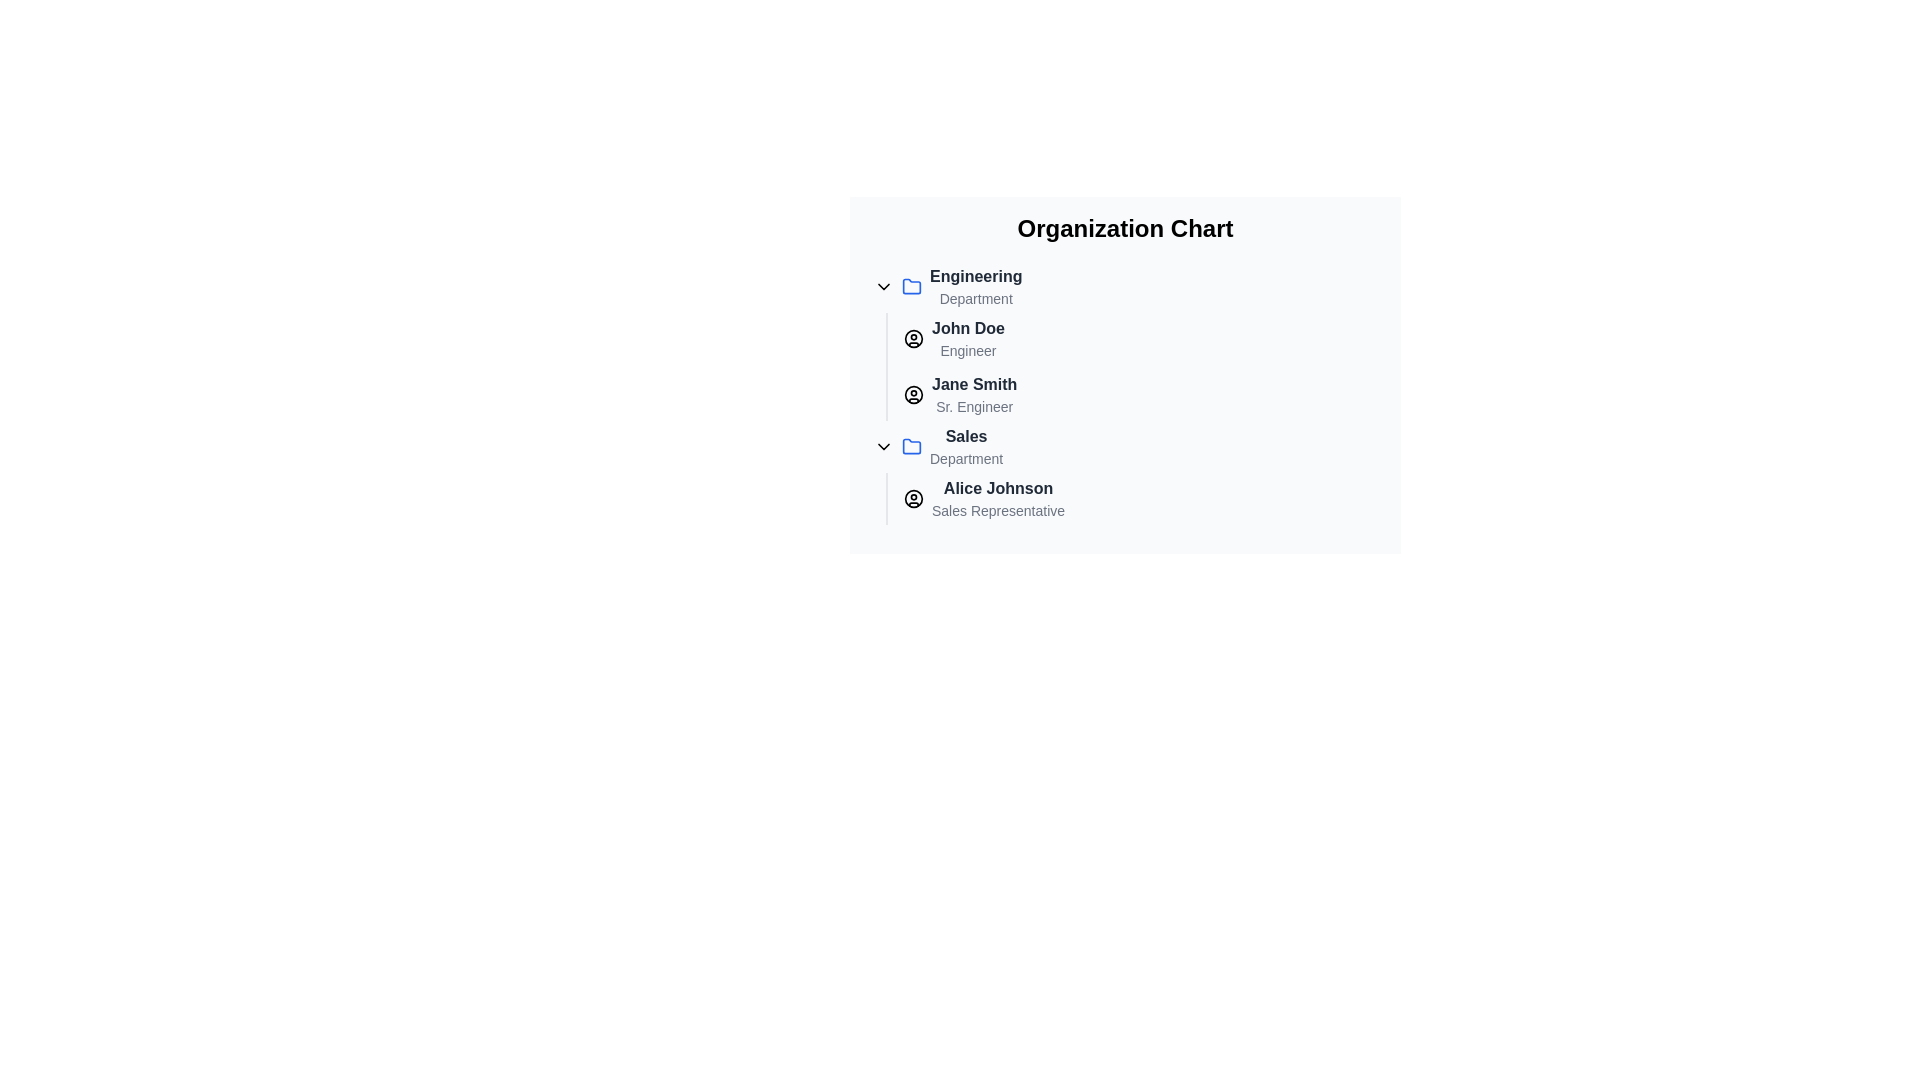  Describe the element at coordinates (911, 446) in the screenshot. I see `the folder icon located immediately to the left of the 'Sales' department label` at that location.